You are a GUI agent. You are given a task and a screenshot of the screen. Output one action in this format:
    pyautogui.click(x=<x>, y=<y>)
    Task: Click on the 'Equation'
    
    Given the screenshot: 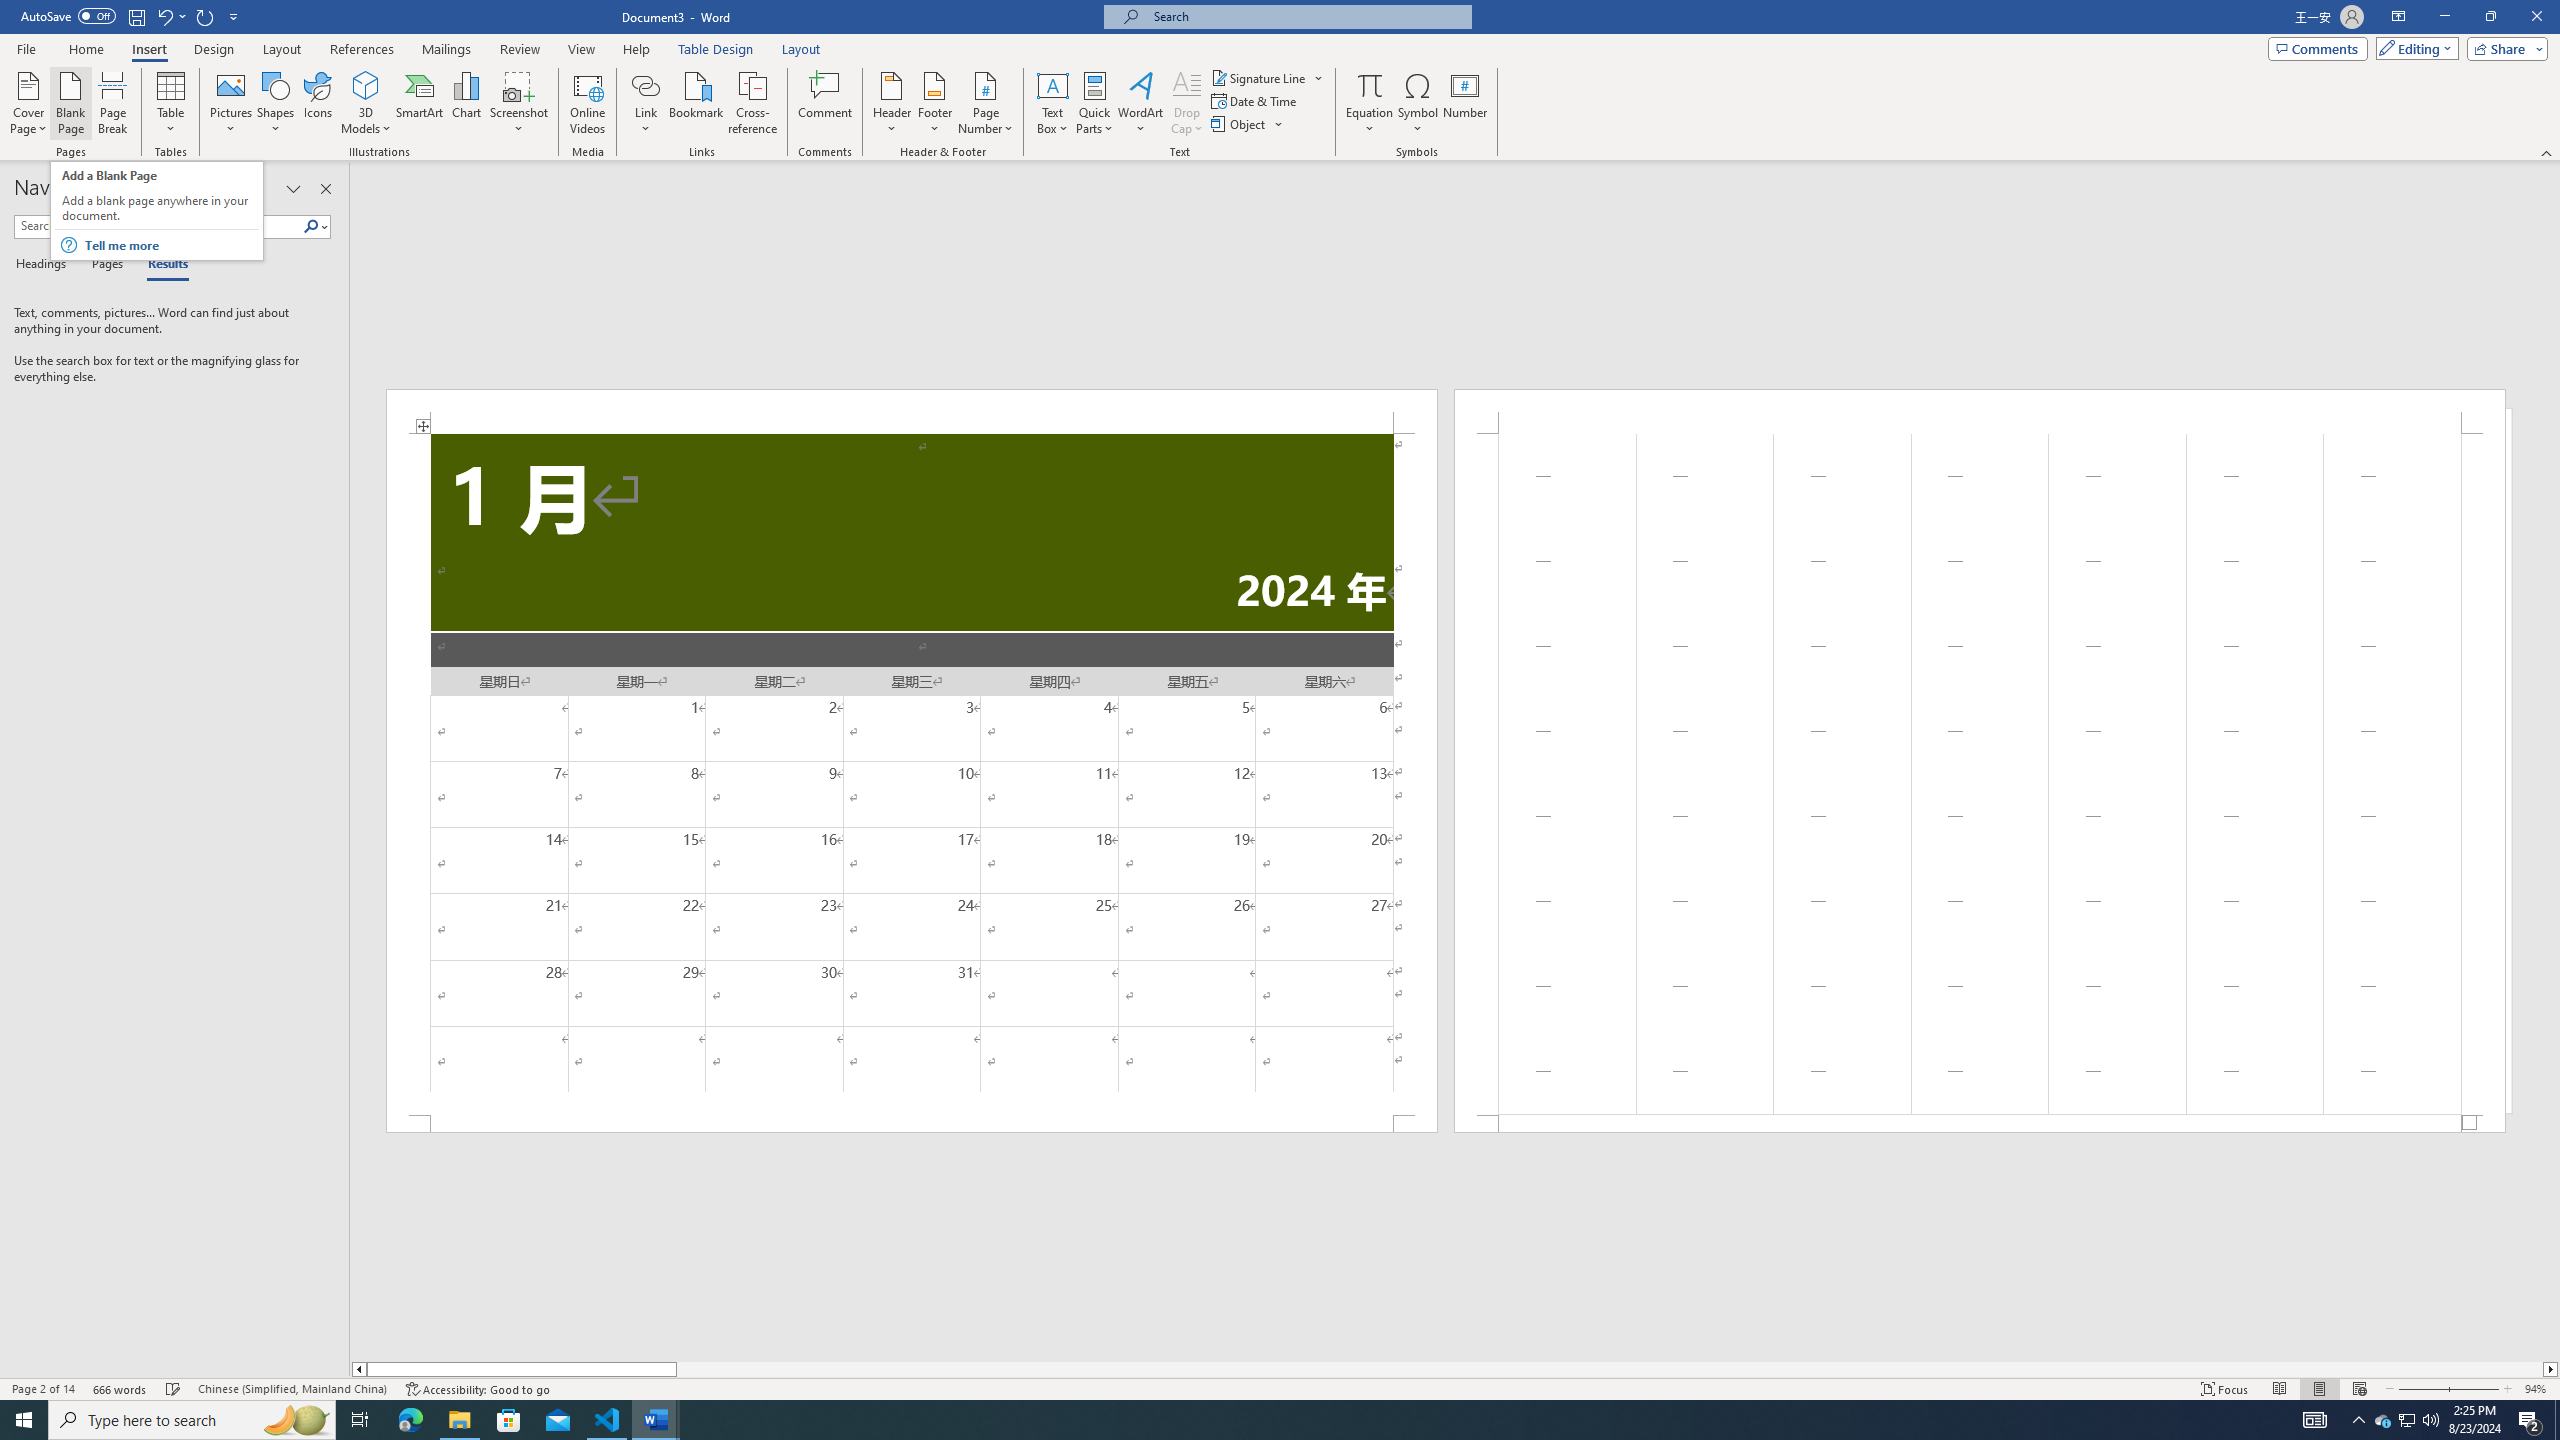 What is the action you would take?
    pyautogui.click(x=1369, y=84)
    